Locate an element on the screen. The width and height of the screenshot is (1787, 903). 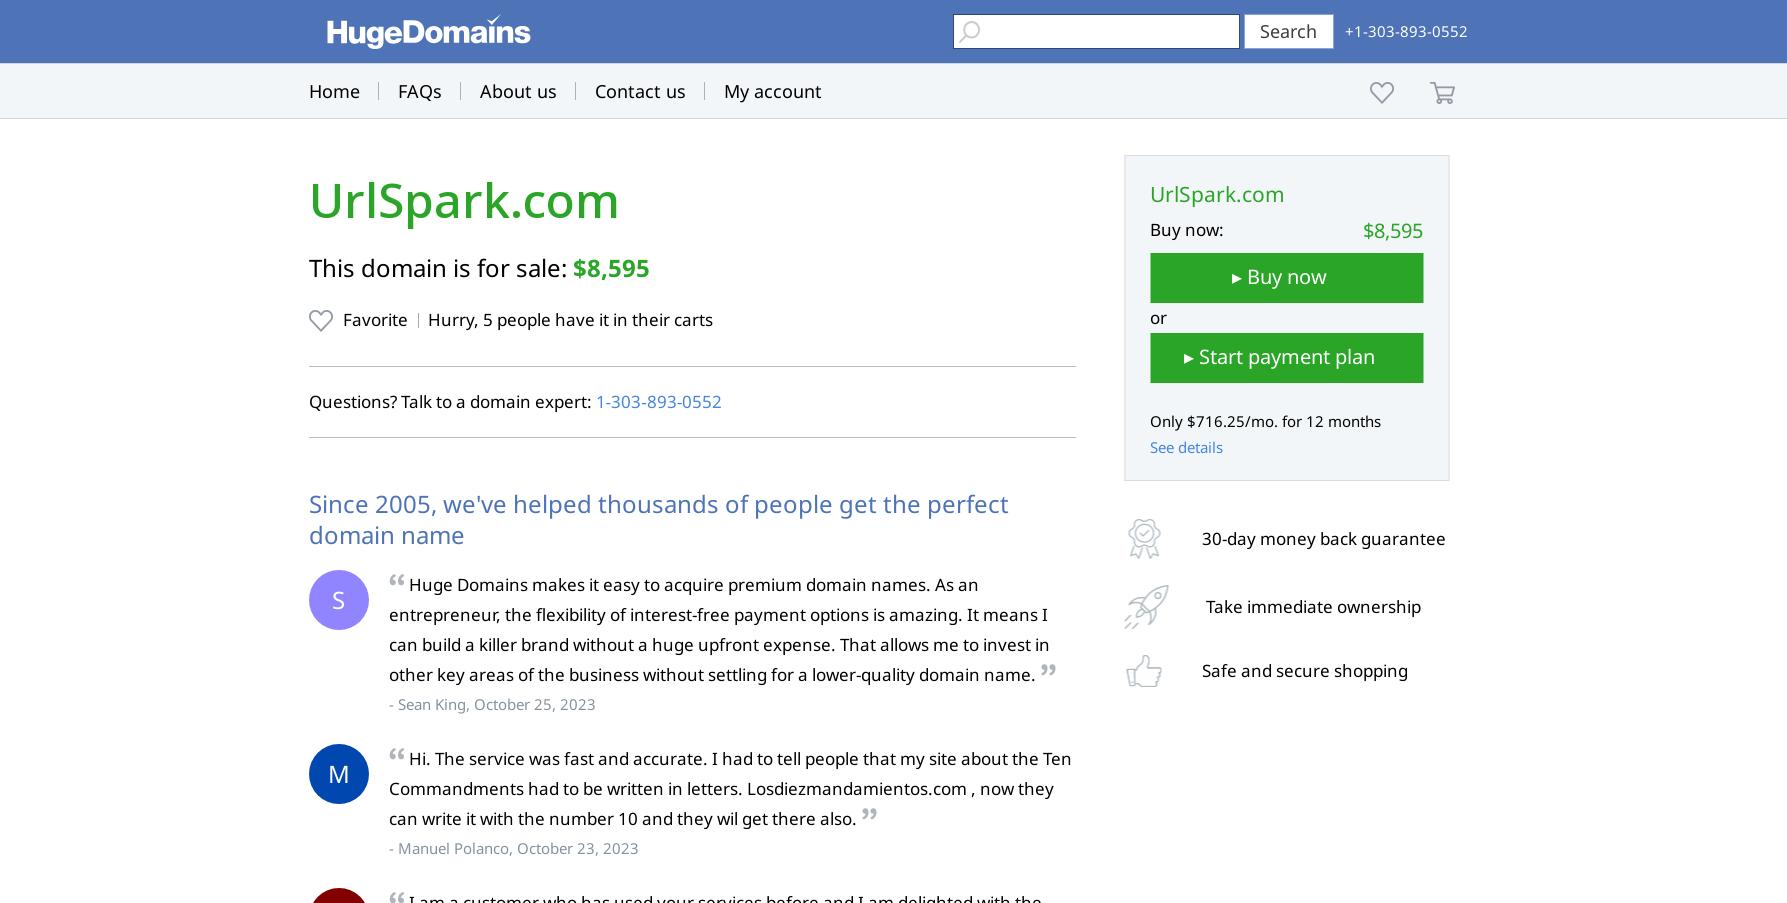
'- Sean King, October 25, 2023' is located at coordinates (491, 702).